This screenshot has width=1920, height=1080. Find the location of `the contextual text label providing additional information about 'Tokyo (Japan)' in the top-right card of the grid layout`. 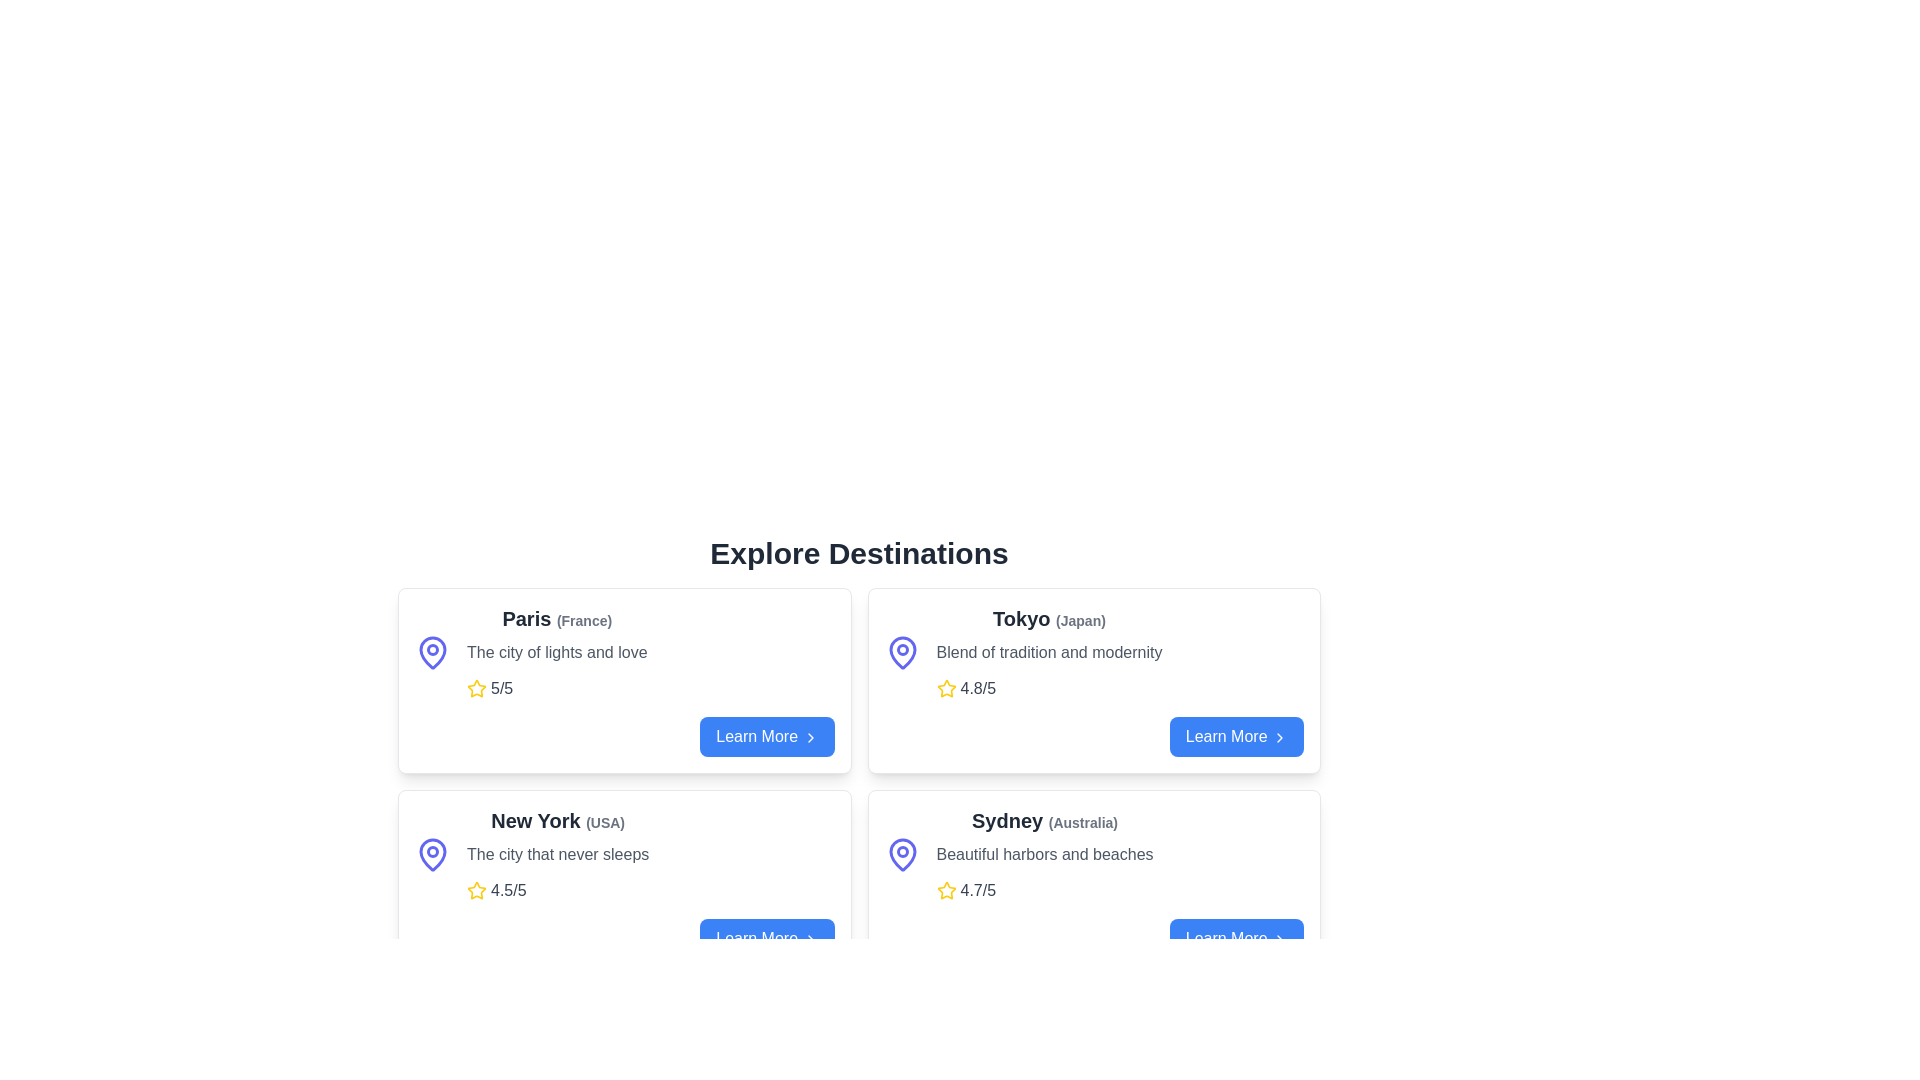

the contextual text label providing additional information about 'Tokyo (Japan)' in the top-right card of the grid layout is located at coordinates (1079, 620).